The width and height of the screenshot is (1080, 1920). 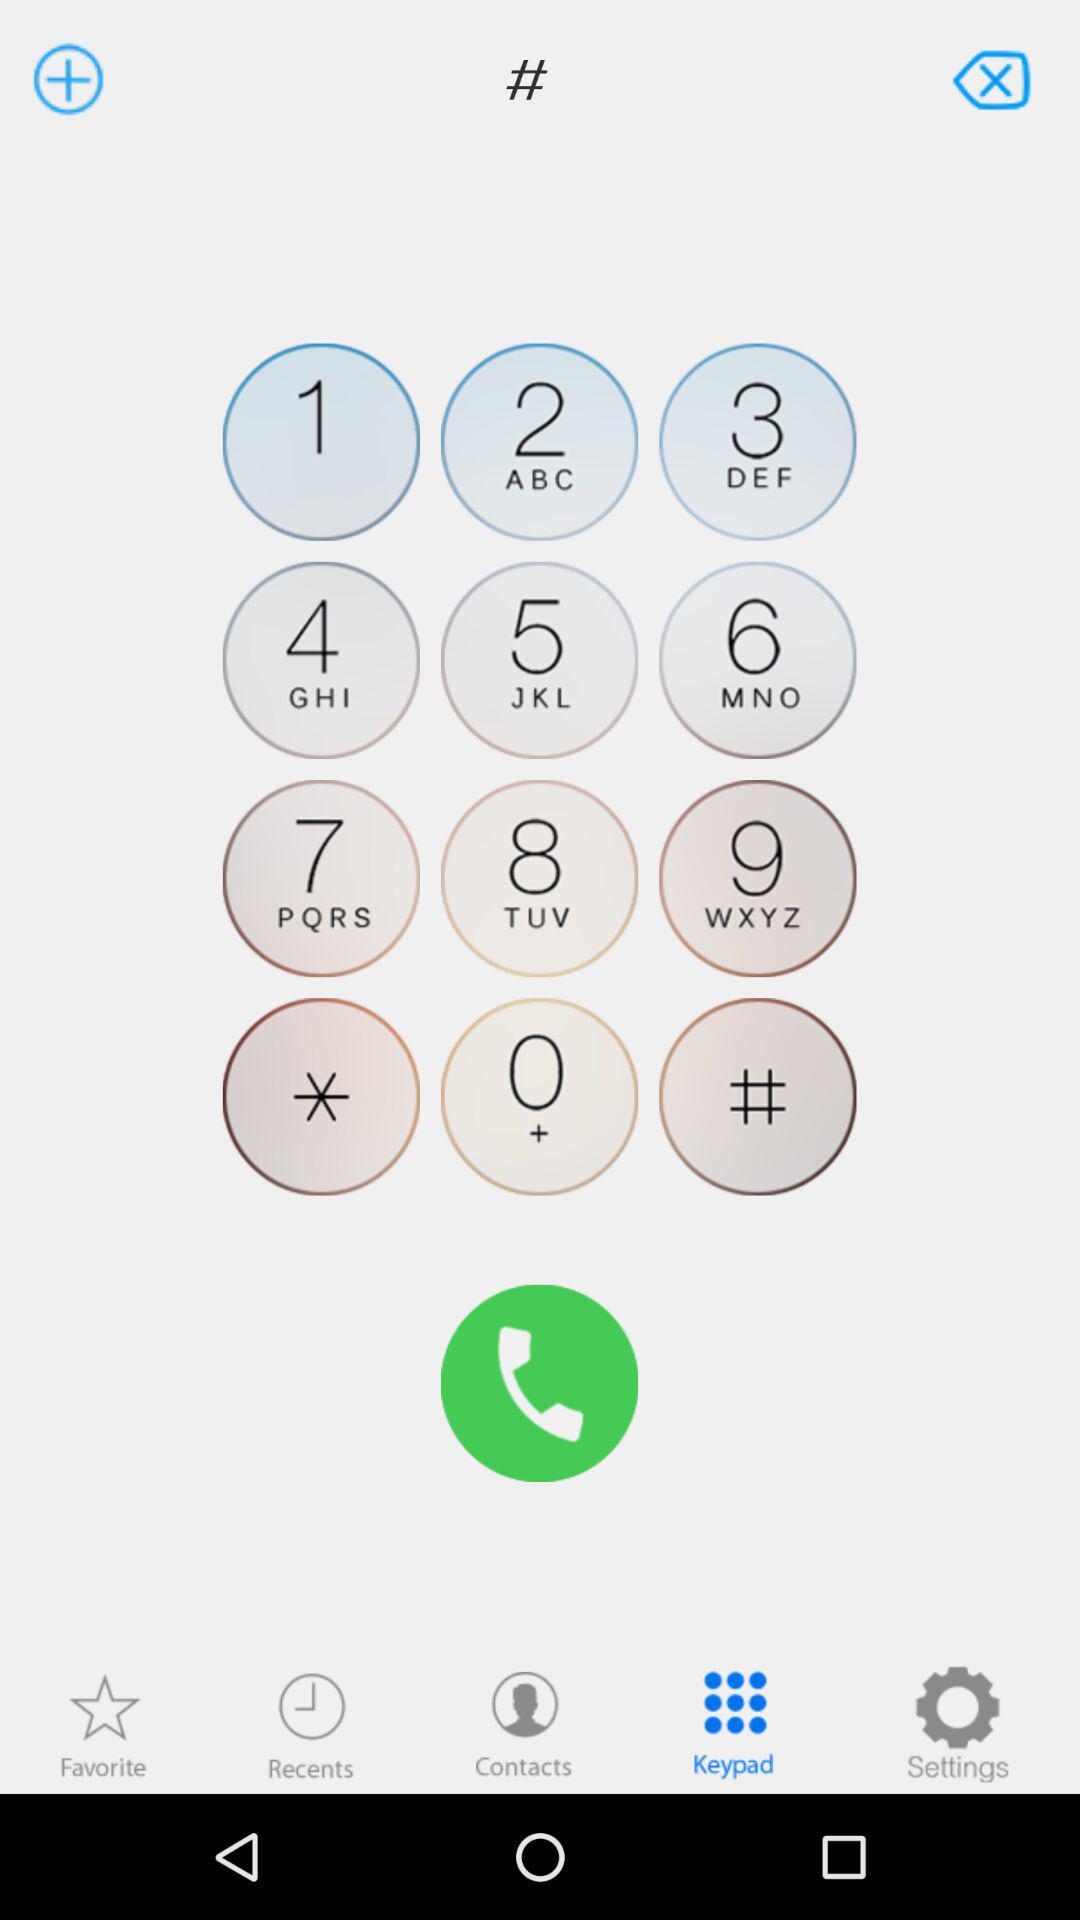 What do you see at coordinates (538, 939) in the screenshot?
I see `the avatar icon` at bounding box center [538, 939].